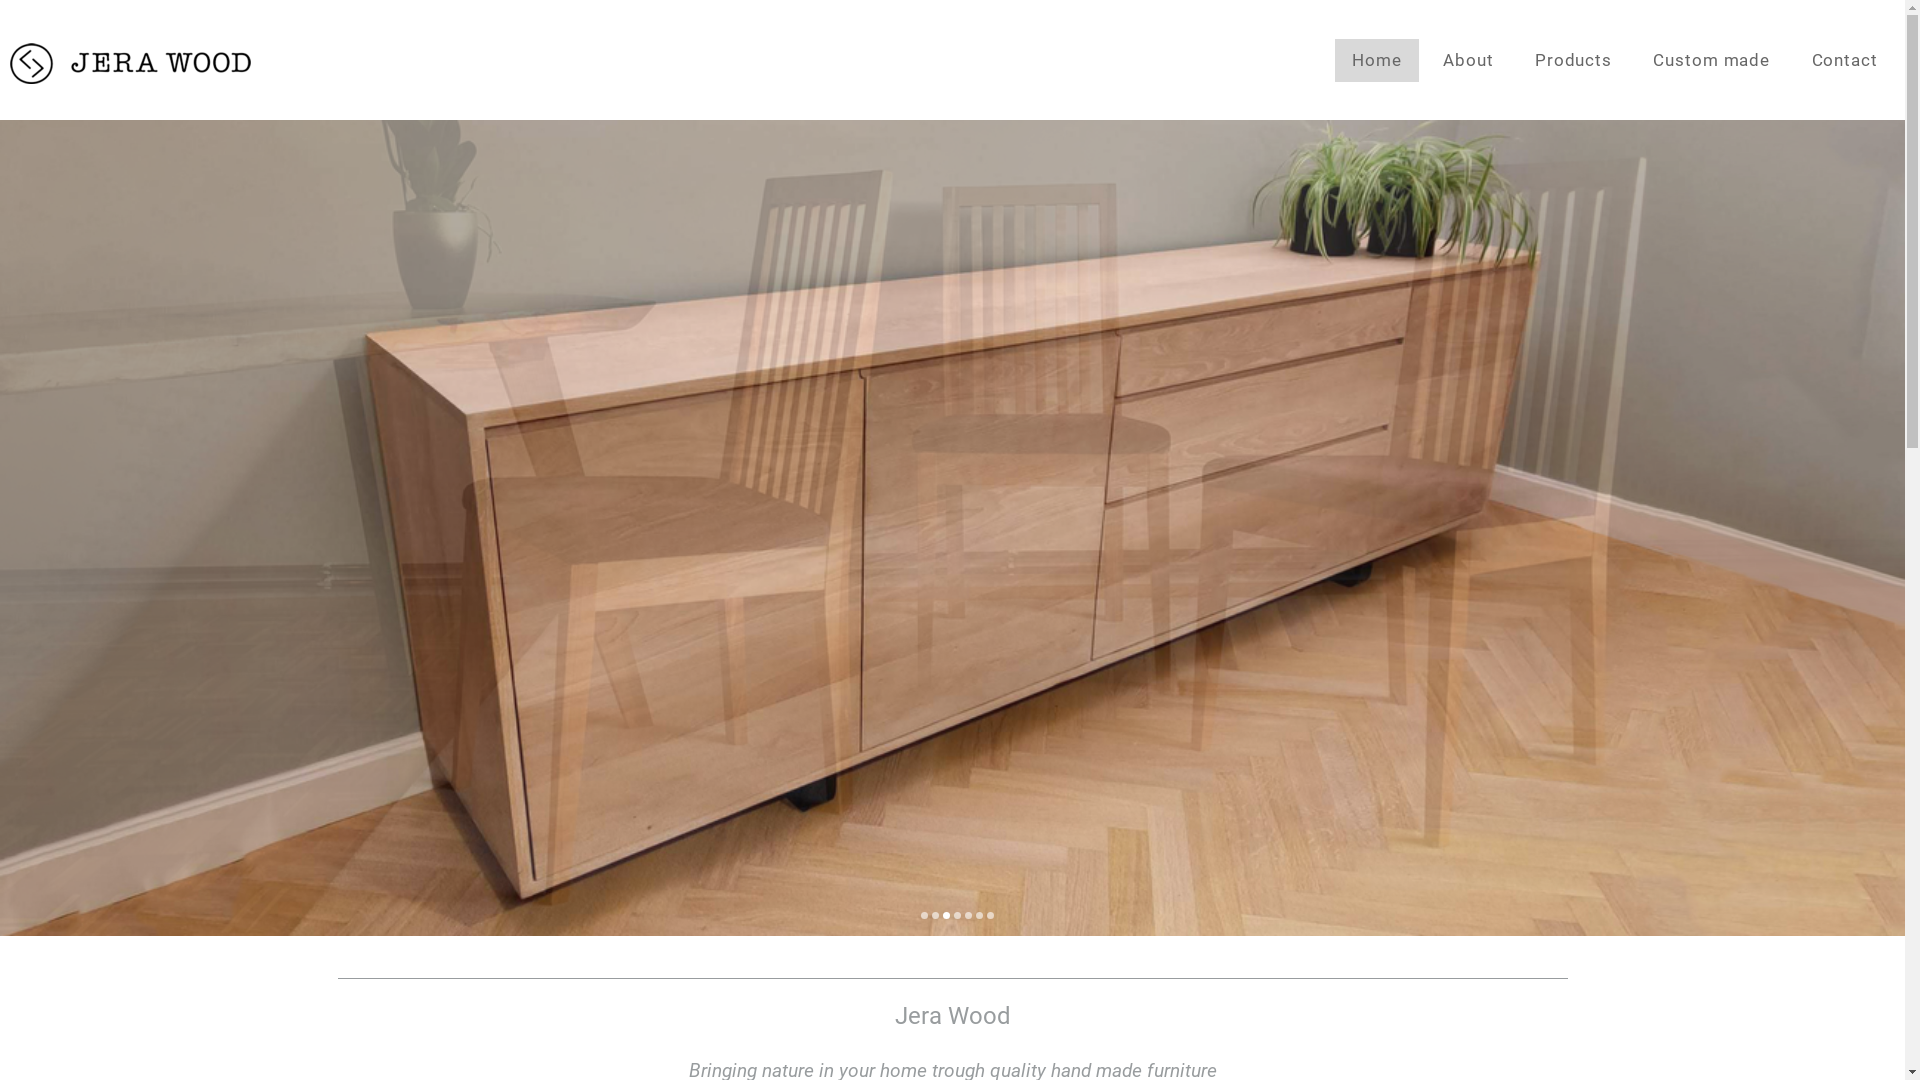  I want to click on 'About', so click(1468, 59).